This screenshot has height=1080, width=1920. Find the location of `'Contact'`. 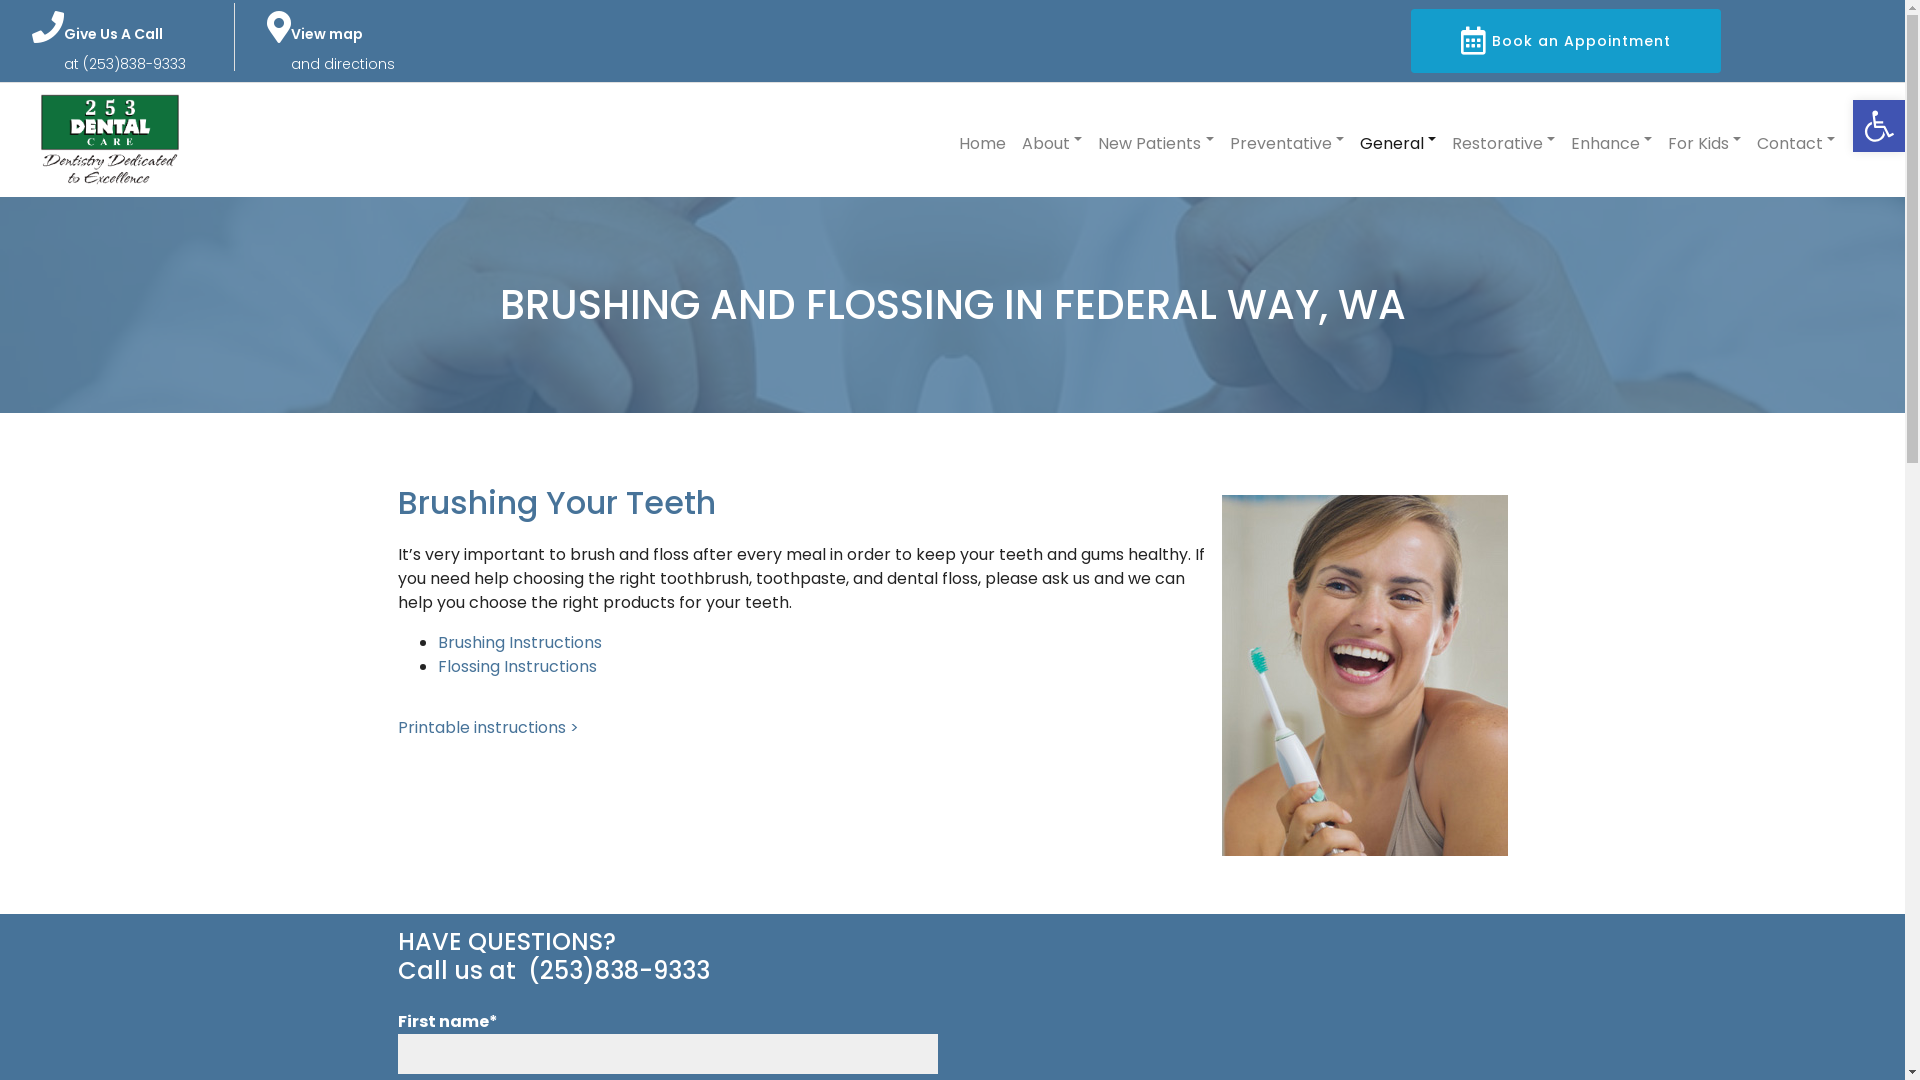

'Contact' is located at coordinates (1795, 138).